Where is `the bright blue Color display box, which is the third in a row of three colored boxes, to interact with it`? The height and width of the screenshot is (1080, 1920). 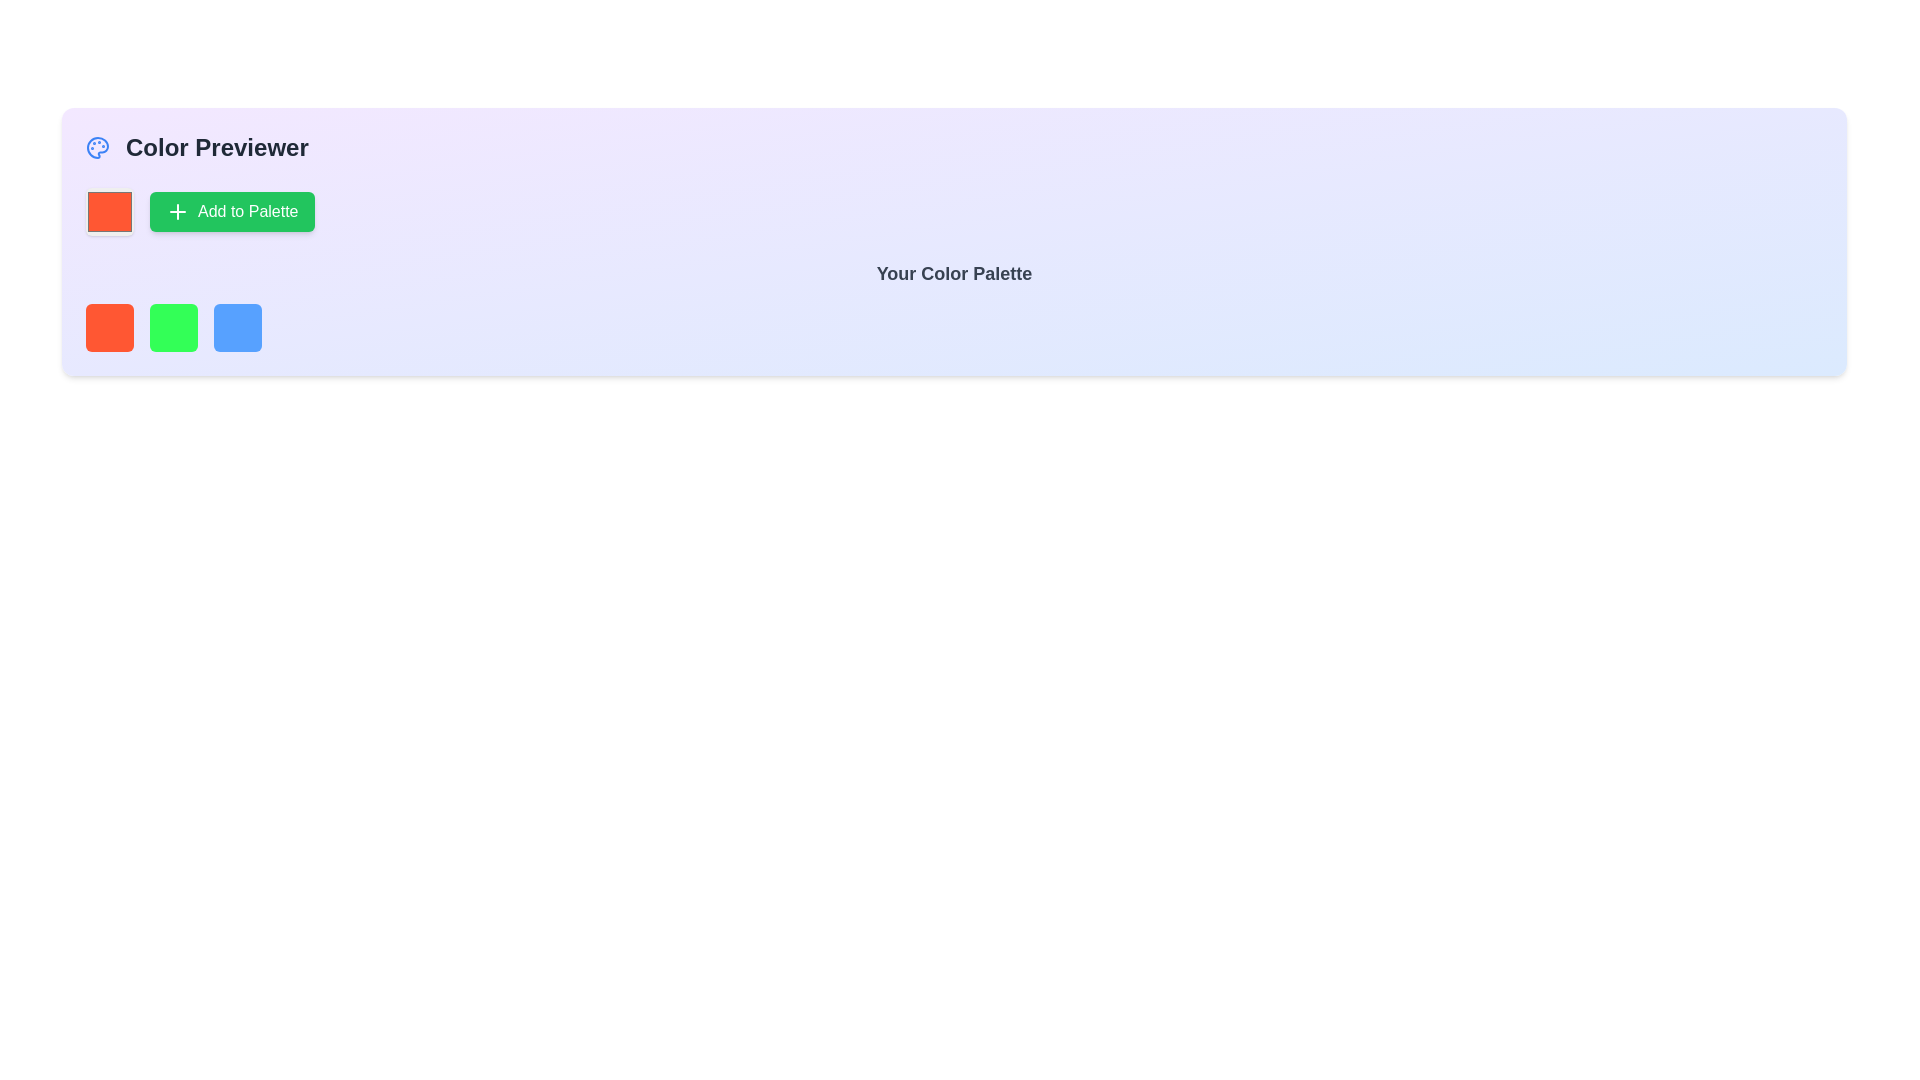
the bright blue Color display box, which is the third in a row of three colored boxes, to interact with it is located at coordinates (238, 326).